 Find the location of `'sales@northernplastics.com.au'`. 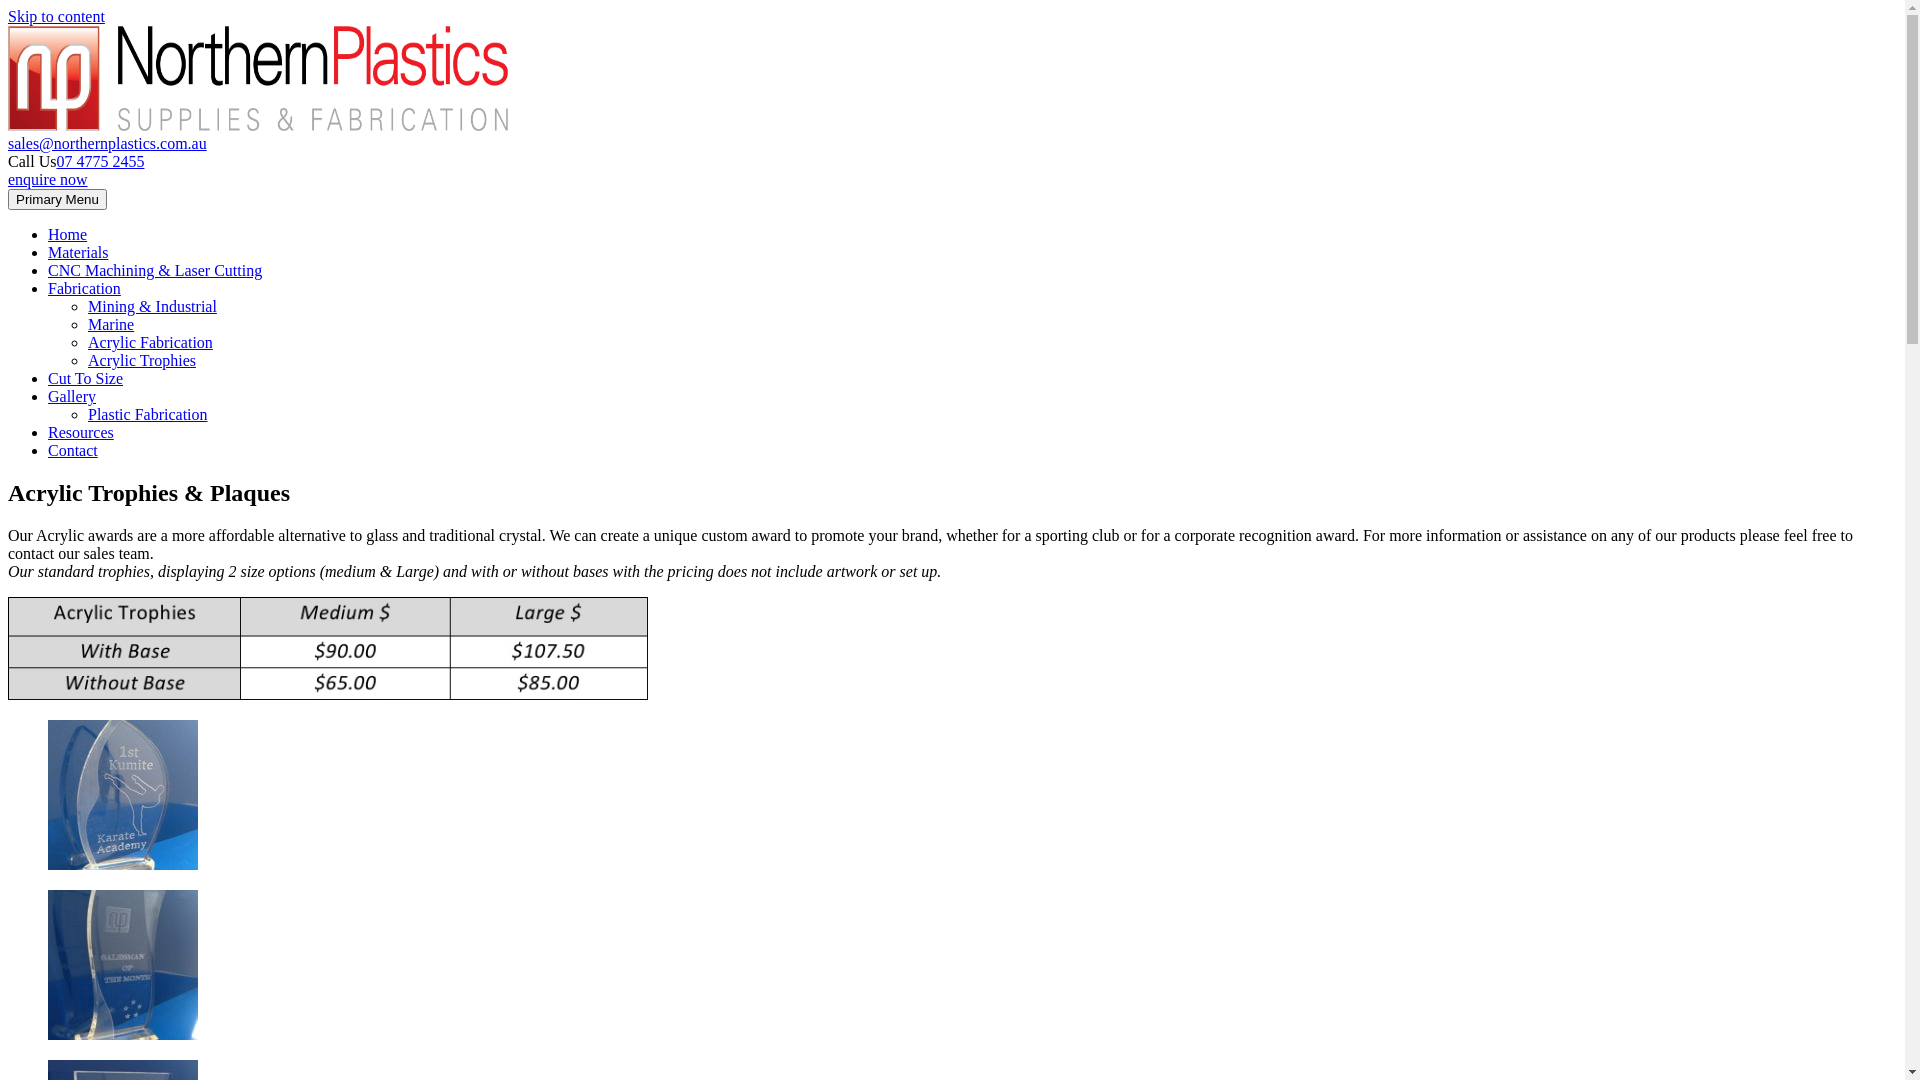

'sales@northernplastics.com.au' is located at coordinates (106, 142).